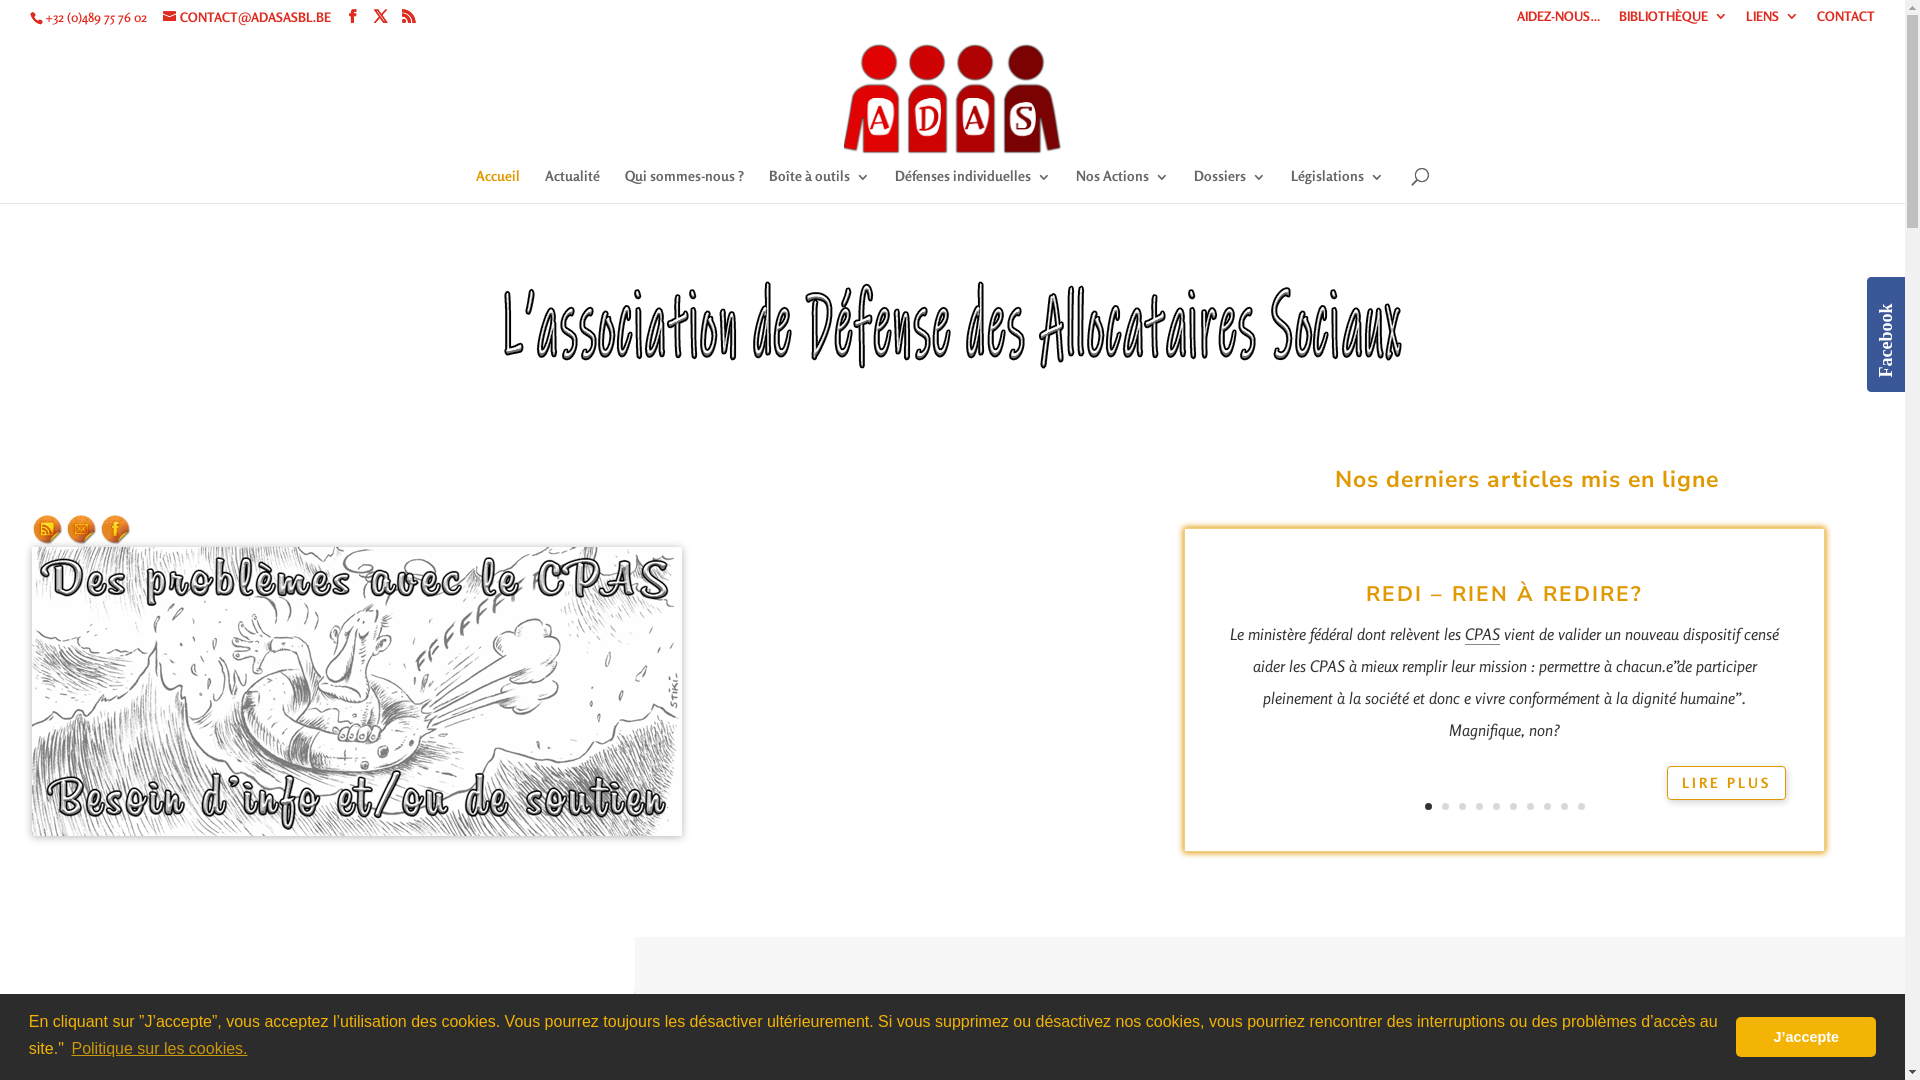  Describe the element at coordinates (1424, 805) in the screenshot. I see `'1'` at that location.